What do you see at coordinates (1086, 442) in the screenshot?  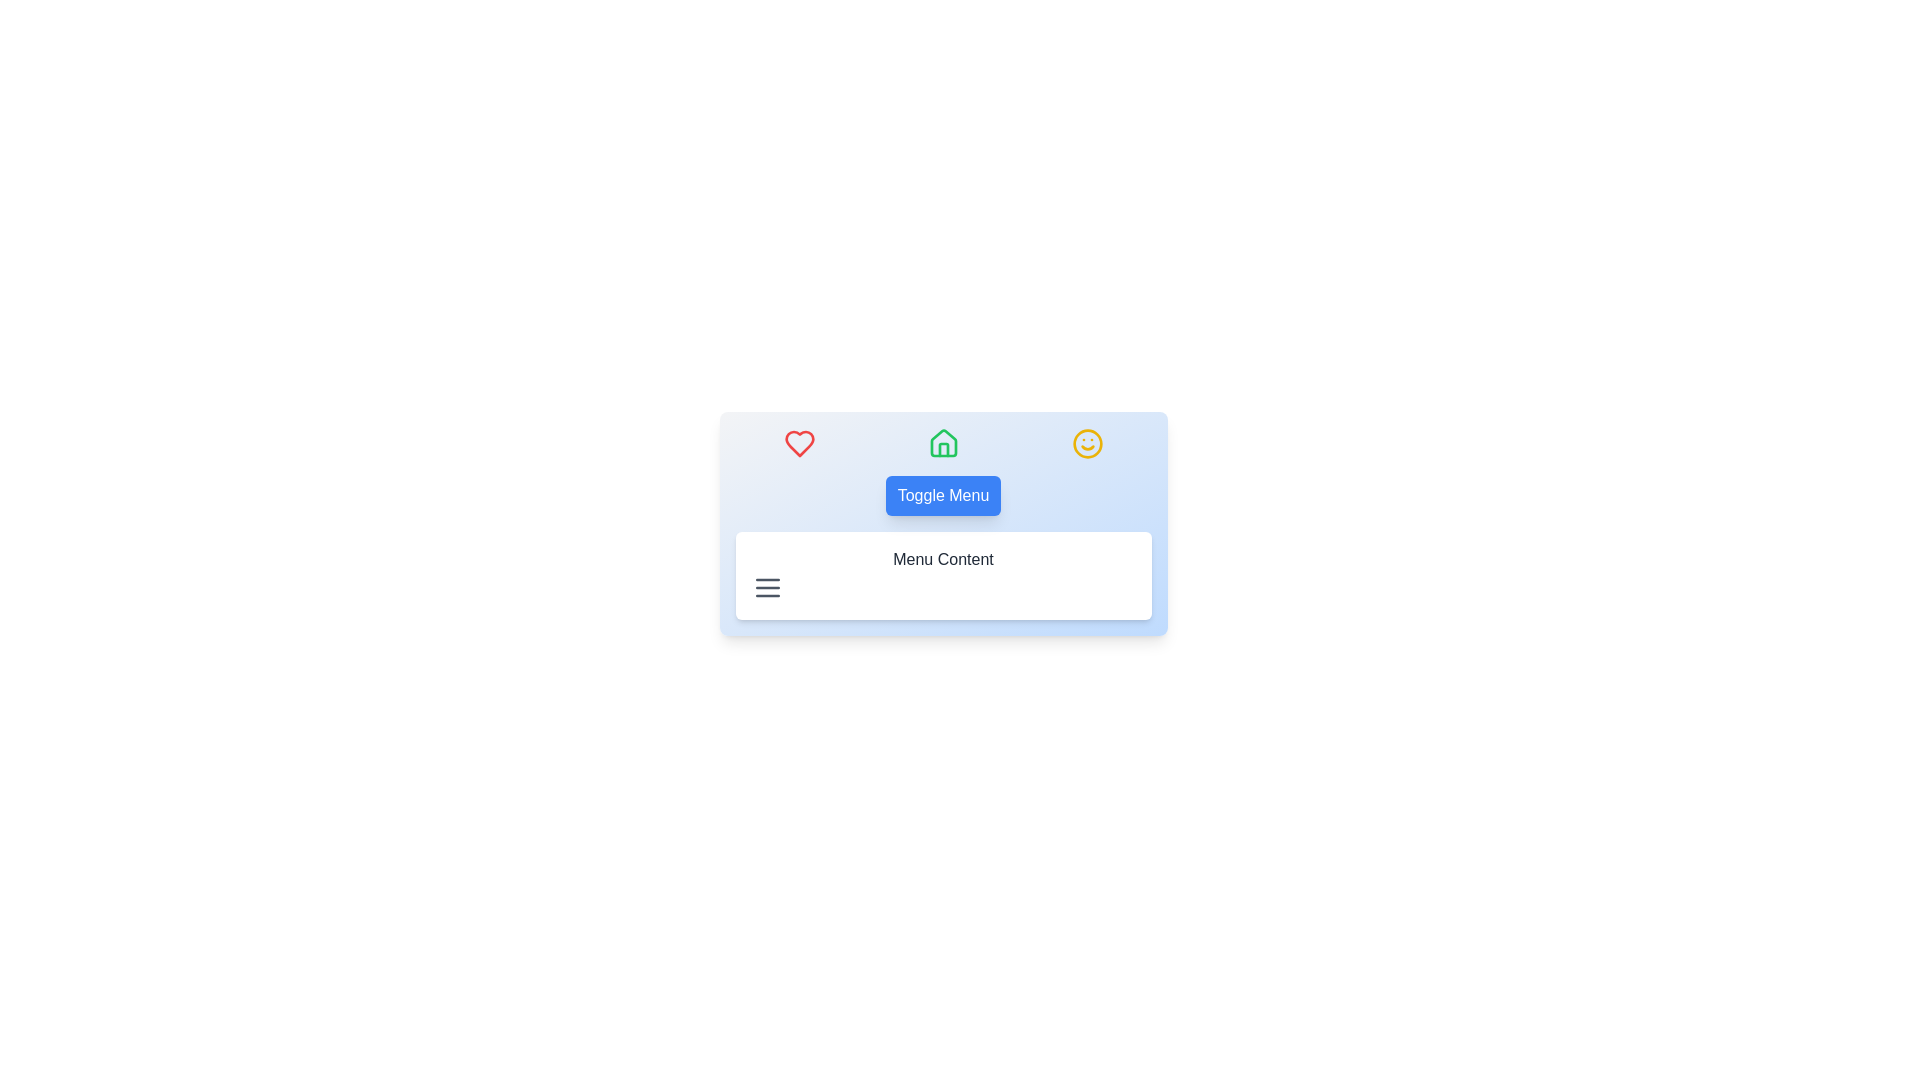 I see `the yellow smiley face icon located at the top-right corner, which is the third icon in a row of icons, to provide feedback` at bounding box center [1086, 442].